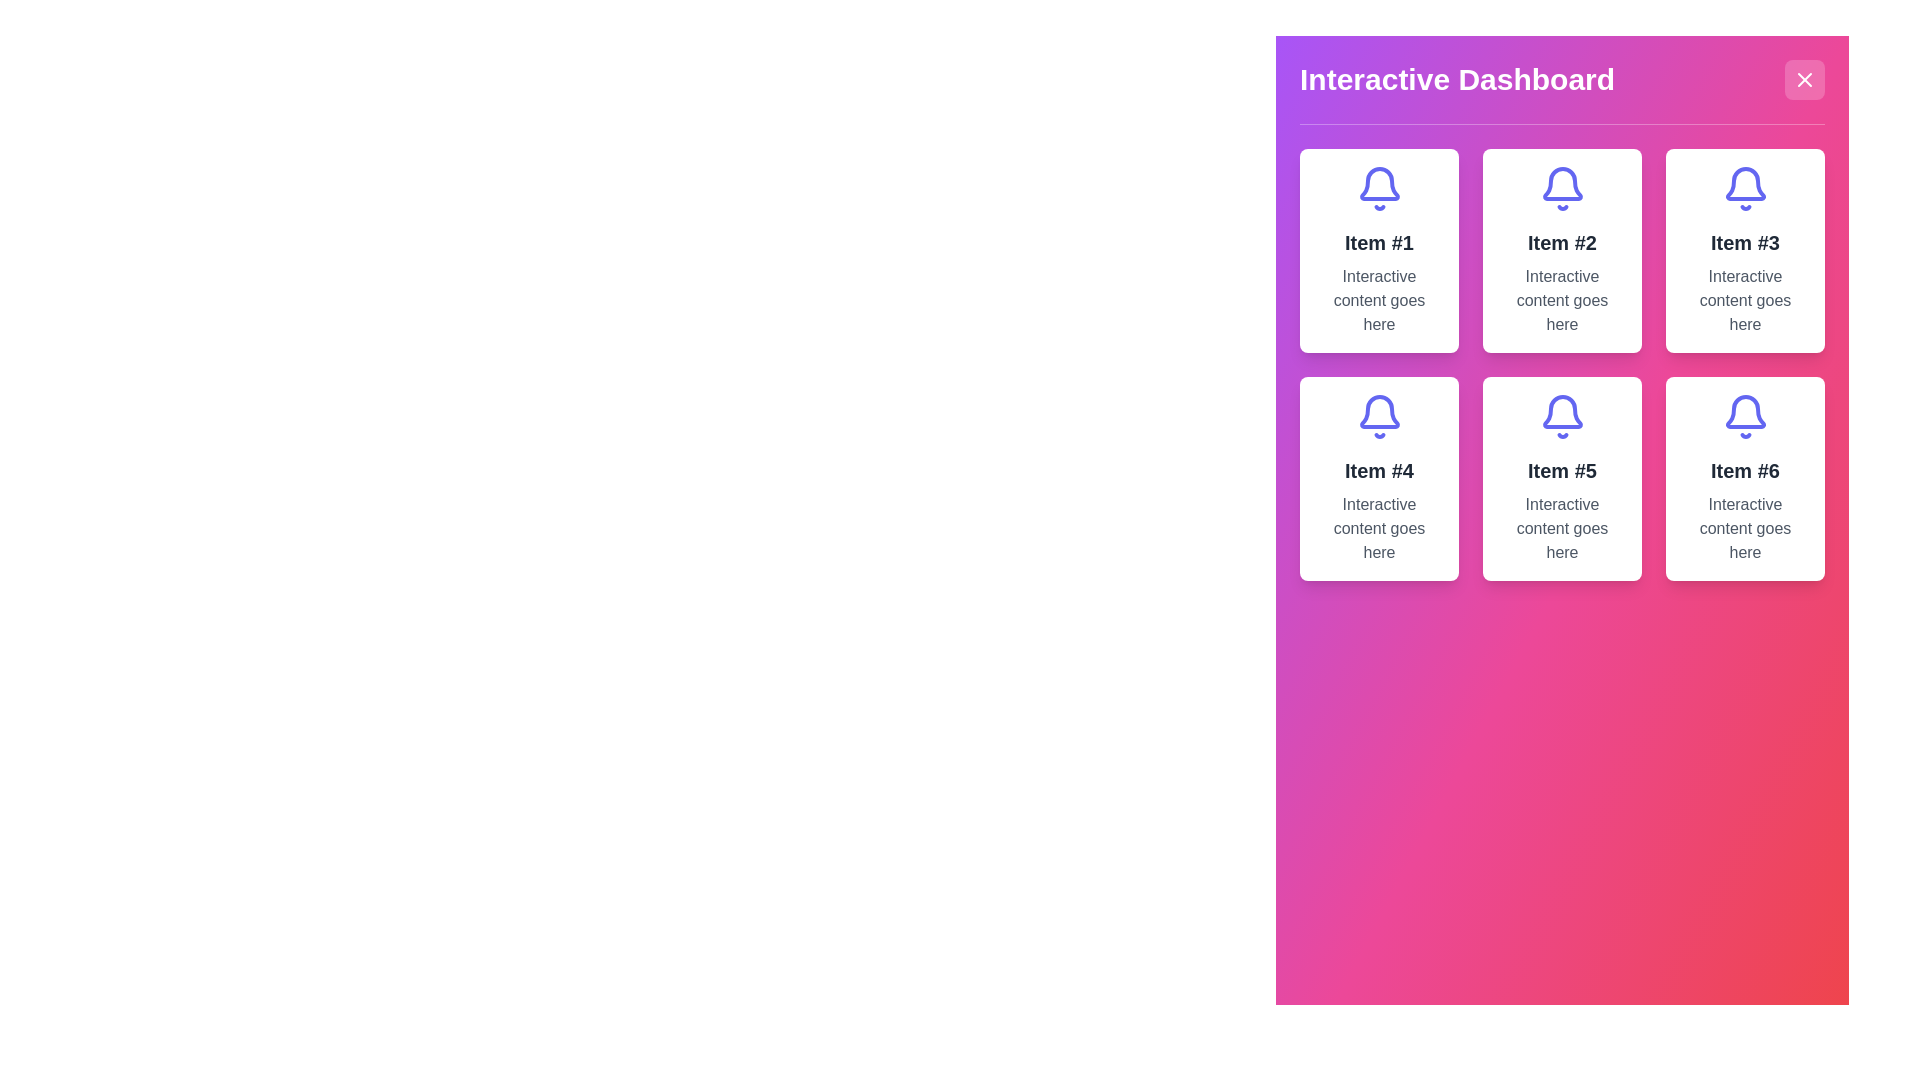 Image resolution: width=1920 pixels, height=1080 pixels. I want to click on the decorative bell icon located in the 'Item #5' card of the interactive dashboard modal, so click(1561, 411).